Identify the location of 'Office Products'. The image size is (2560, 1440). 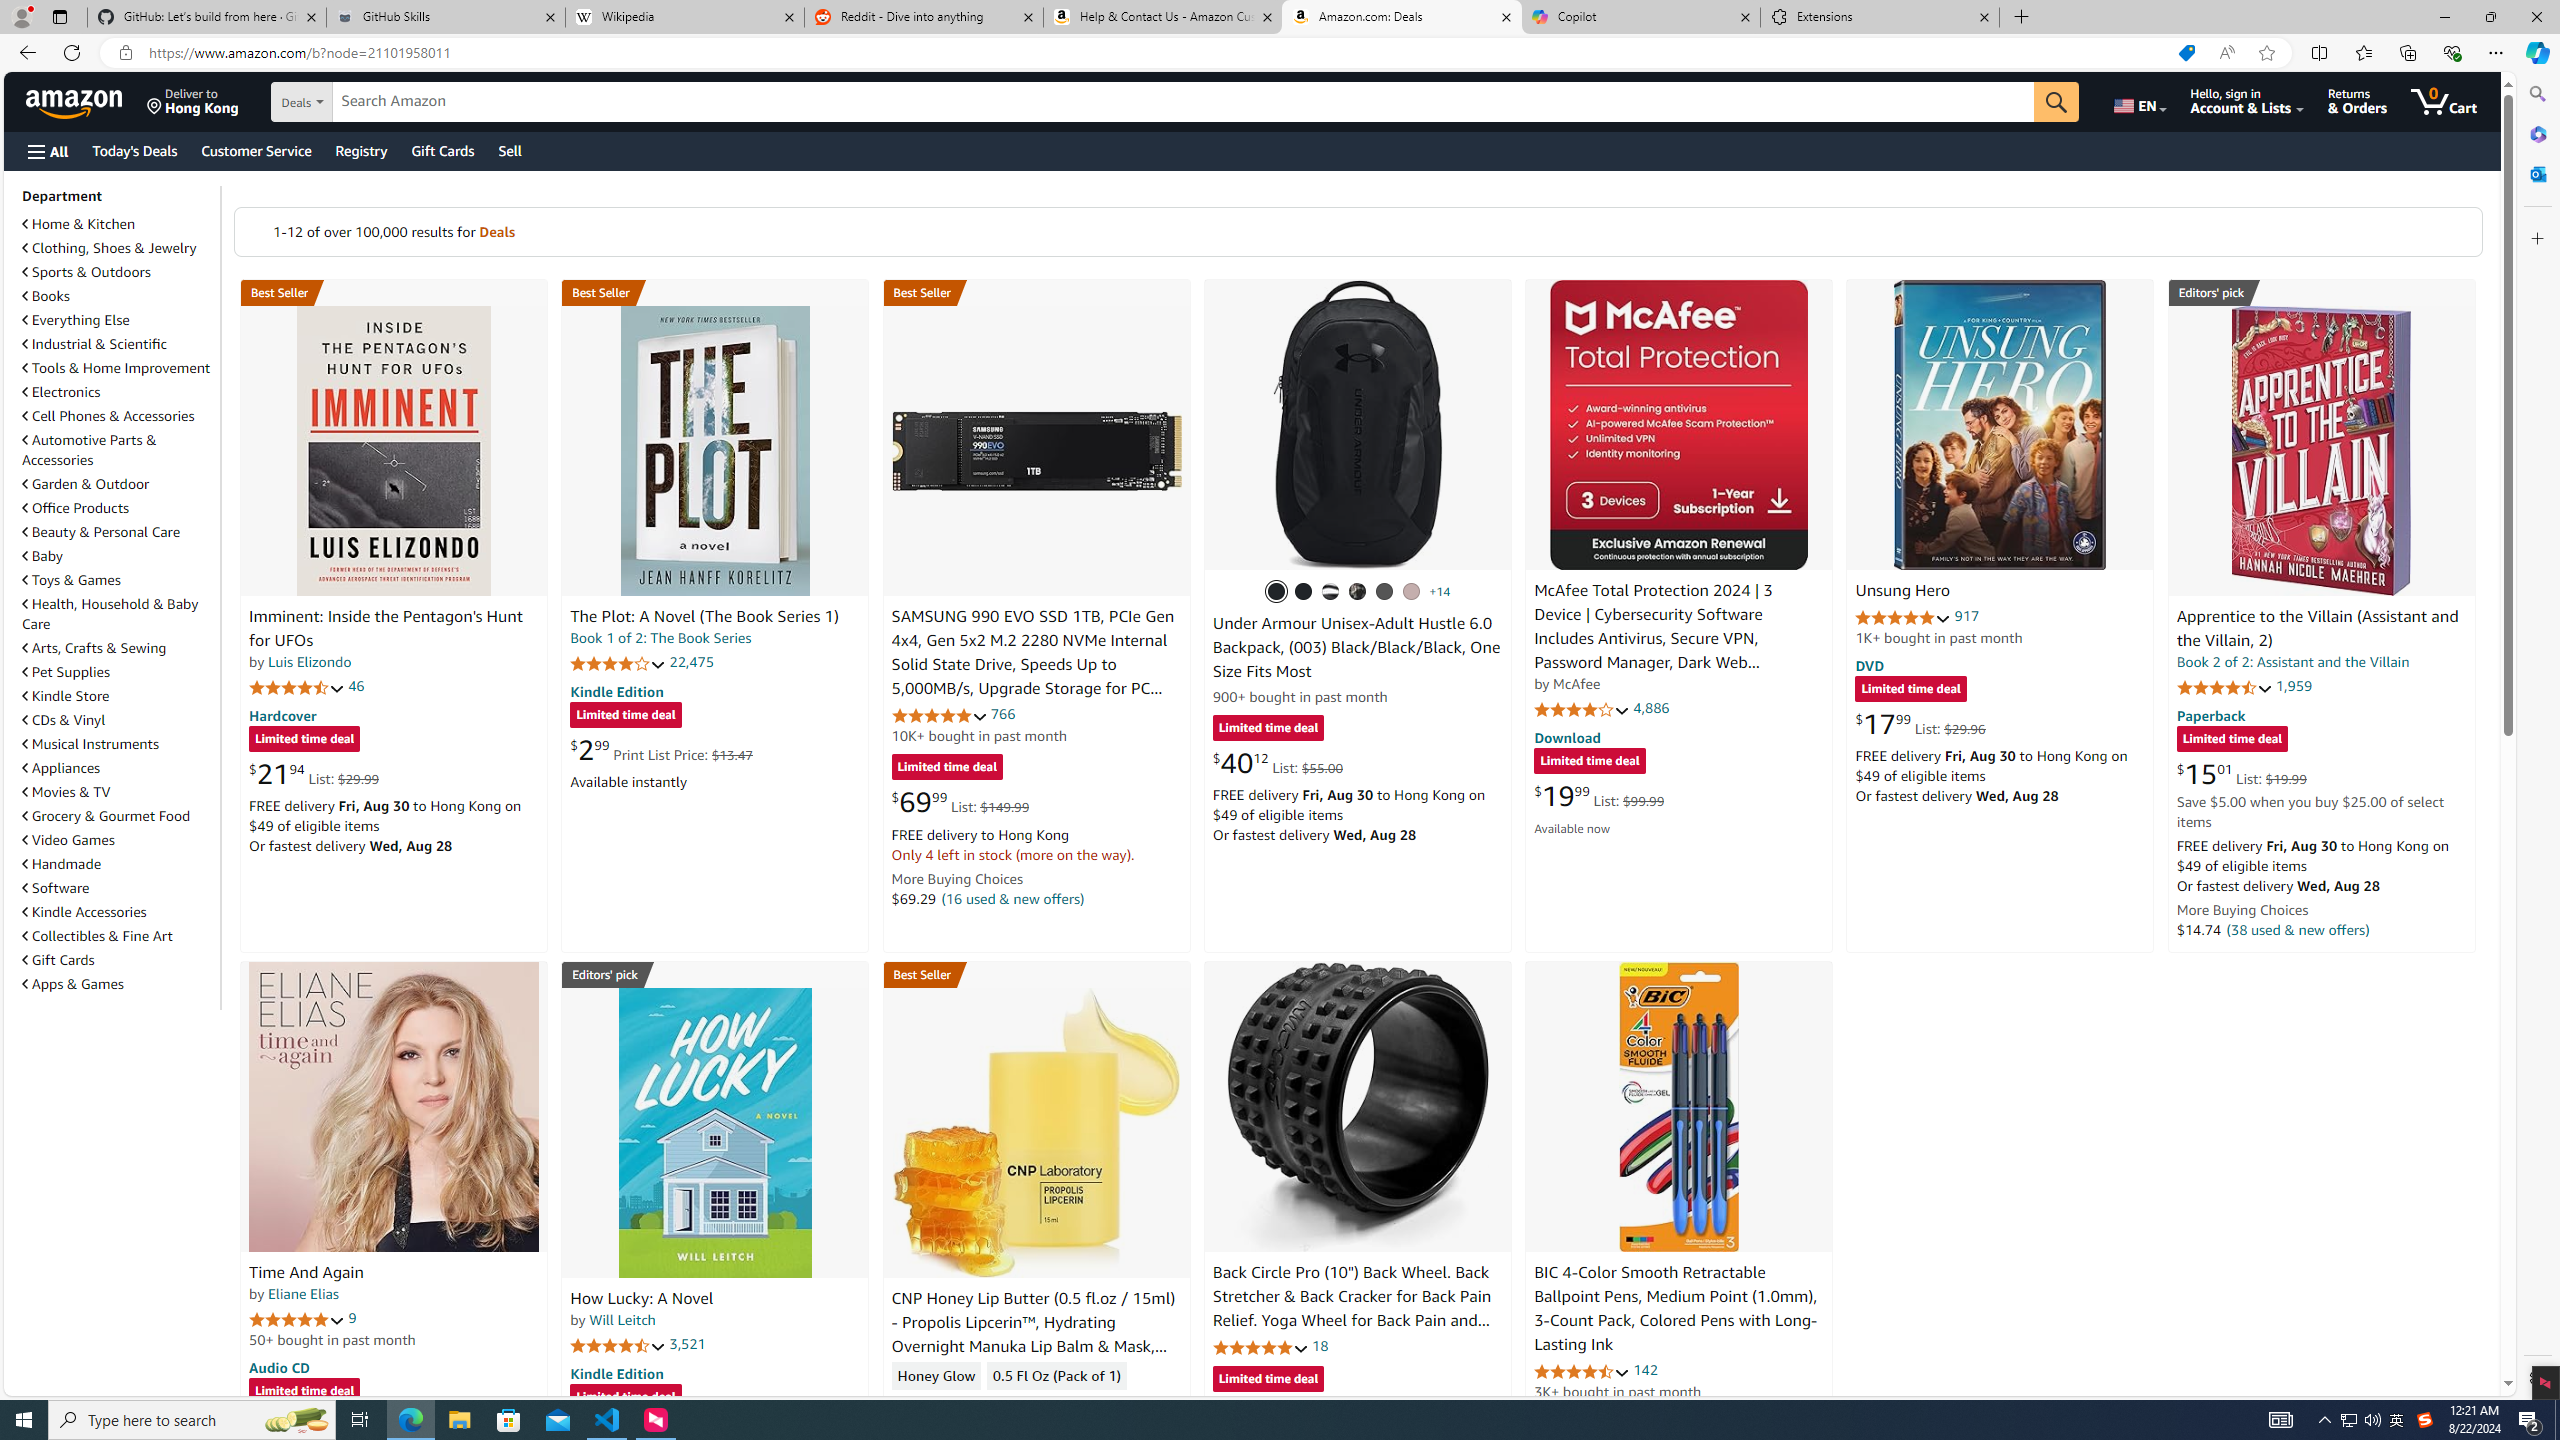
(76, 508).